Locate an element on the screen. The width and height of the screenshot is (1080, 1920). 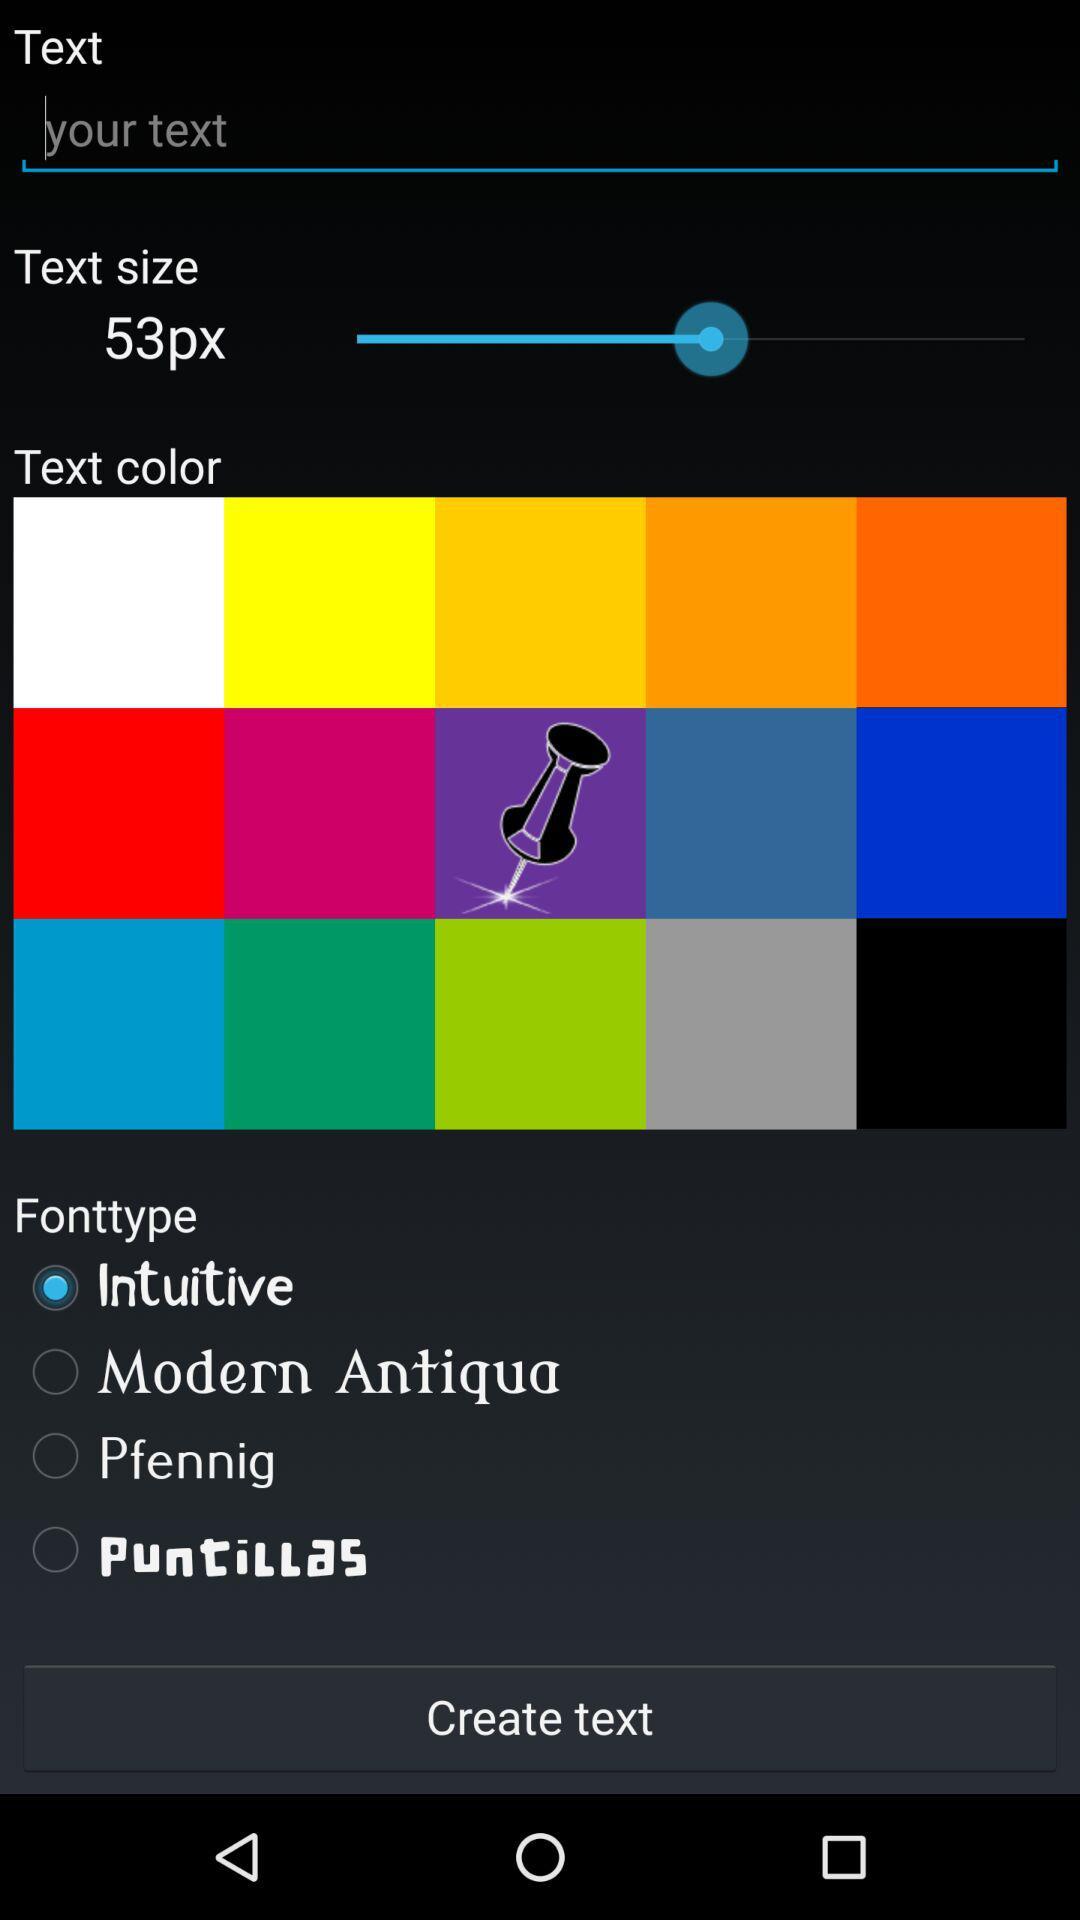
change text color to yellow is located at coordinates (328, 601).